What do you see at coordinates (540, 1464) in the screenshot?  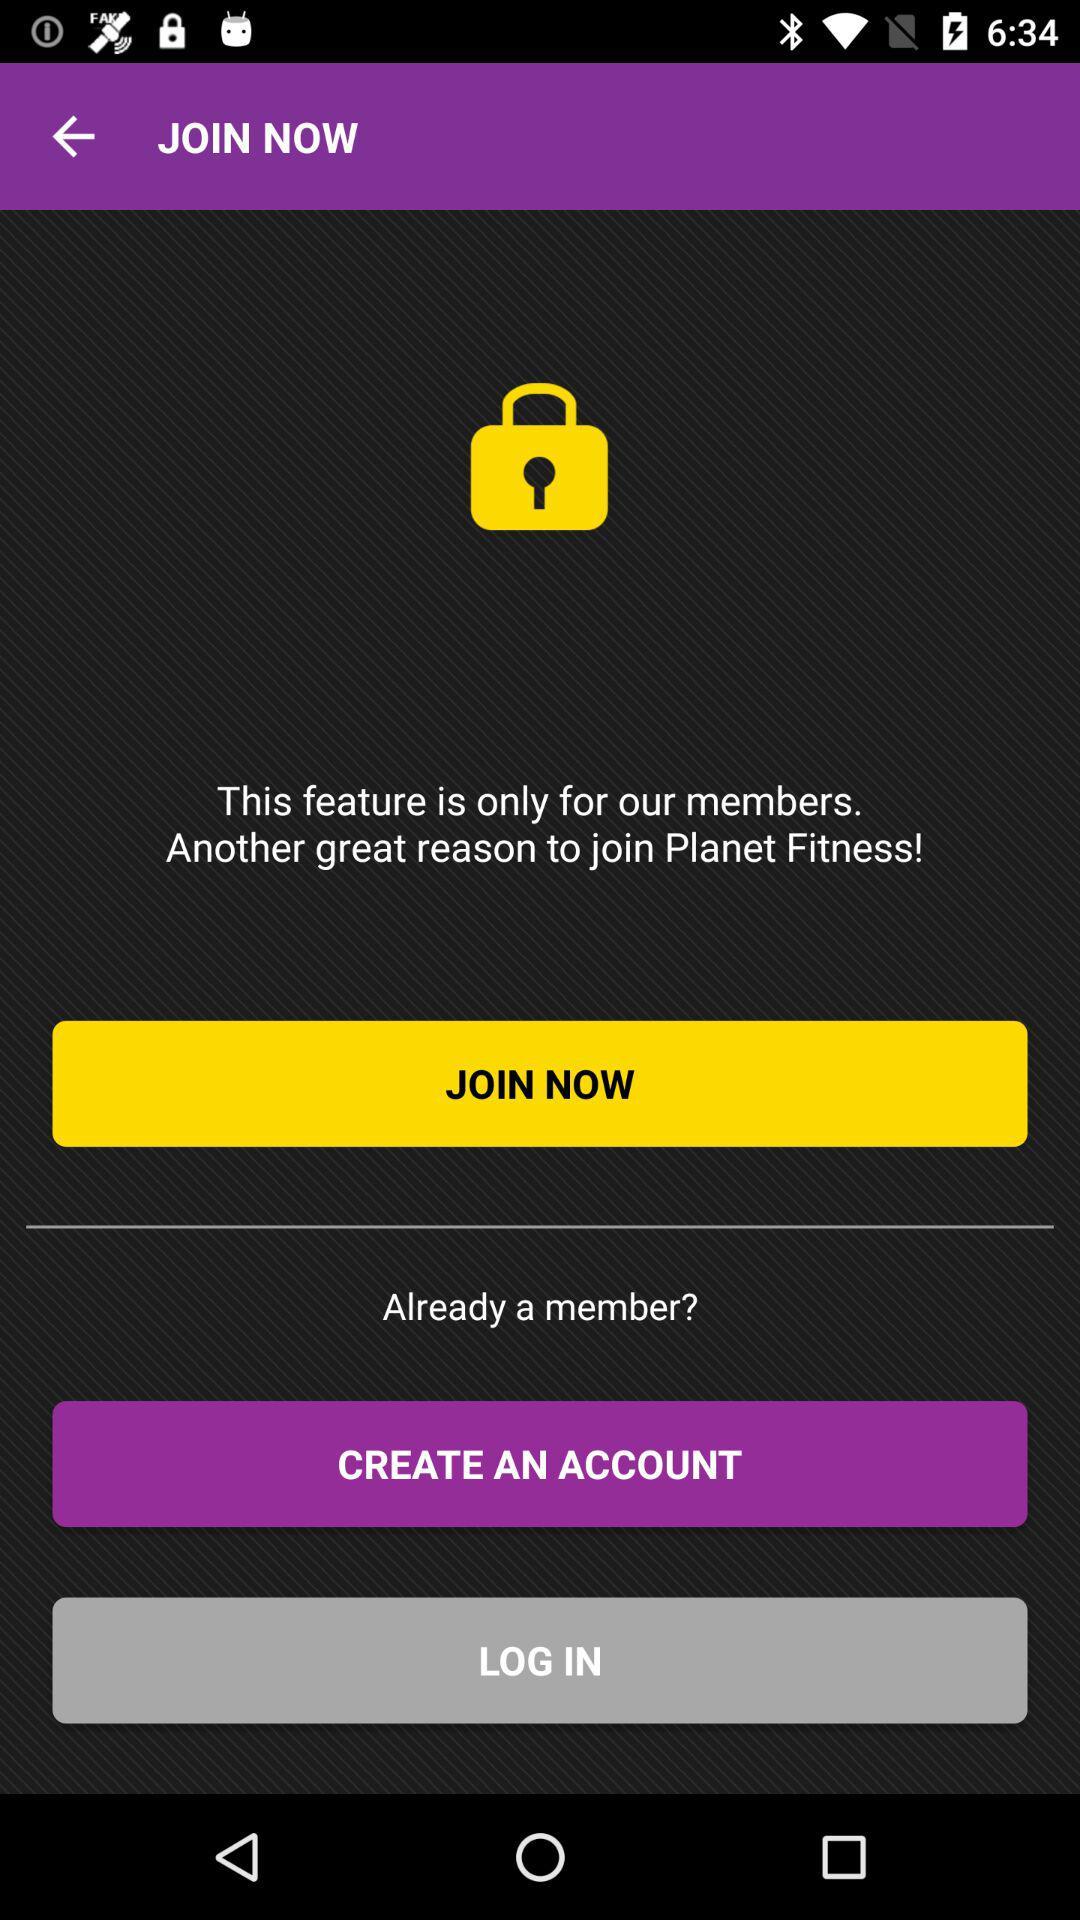 I see `the create an account item` at bounding box center [540, 1464].